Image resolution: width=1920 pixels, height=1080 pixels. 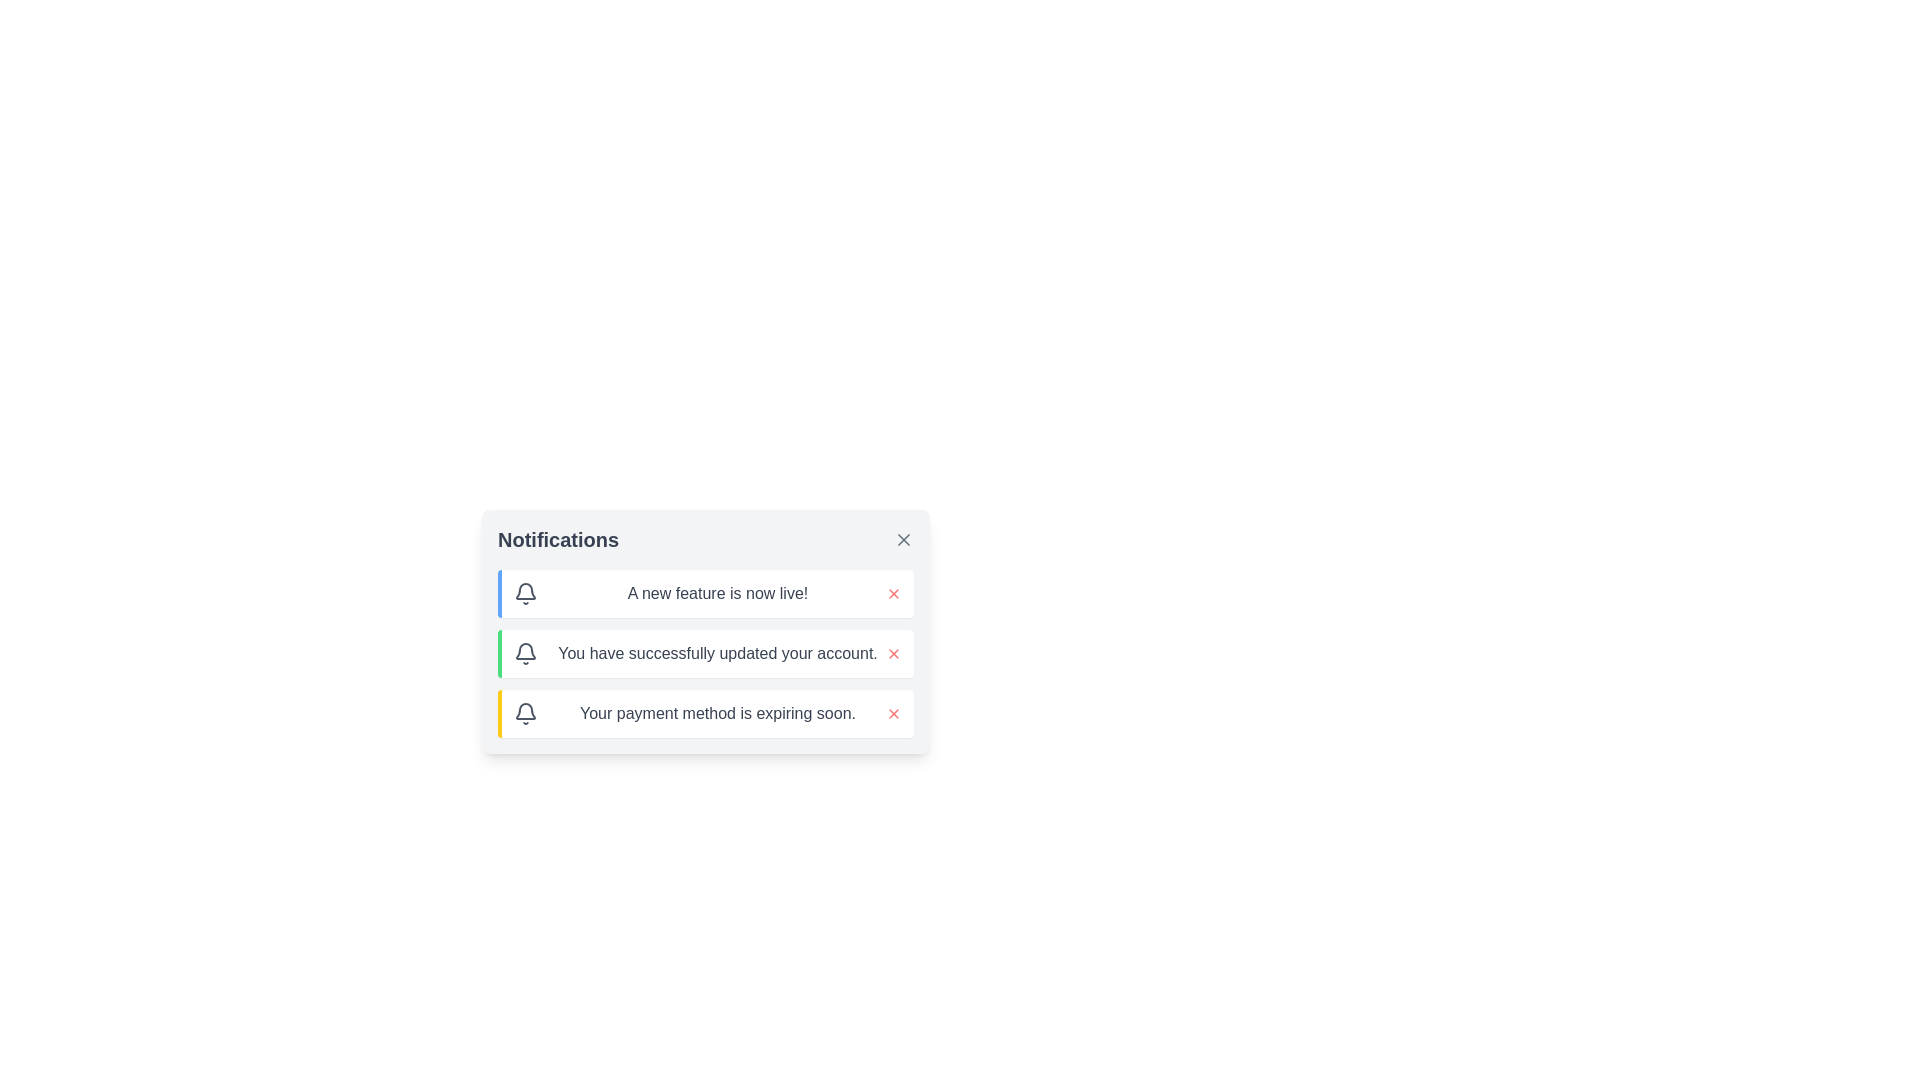 What do you see at coordinates (892, 593) in the screenshot?
I see `the red 'X' Close button icon located at the top-right corner of the alert box labeled 'A new feature is now live!' to trigger a tooltip or visual state change` at bounding box center [892, 593].